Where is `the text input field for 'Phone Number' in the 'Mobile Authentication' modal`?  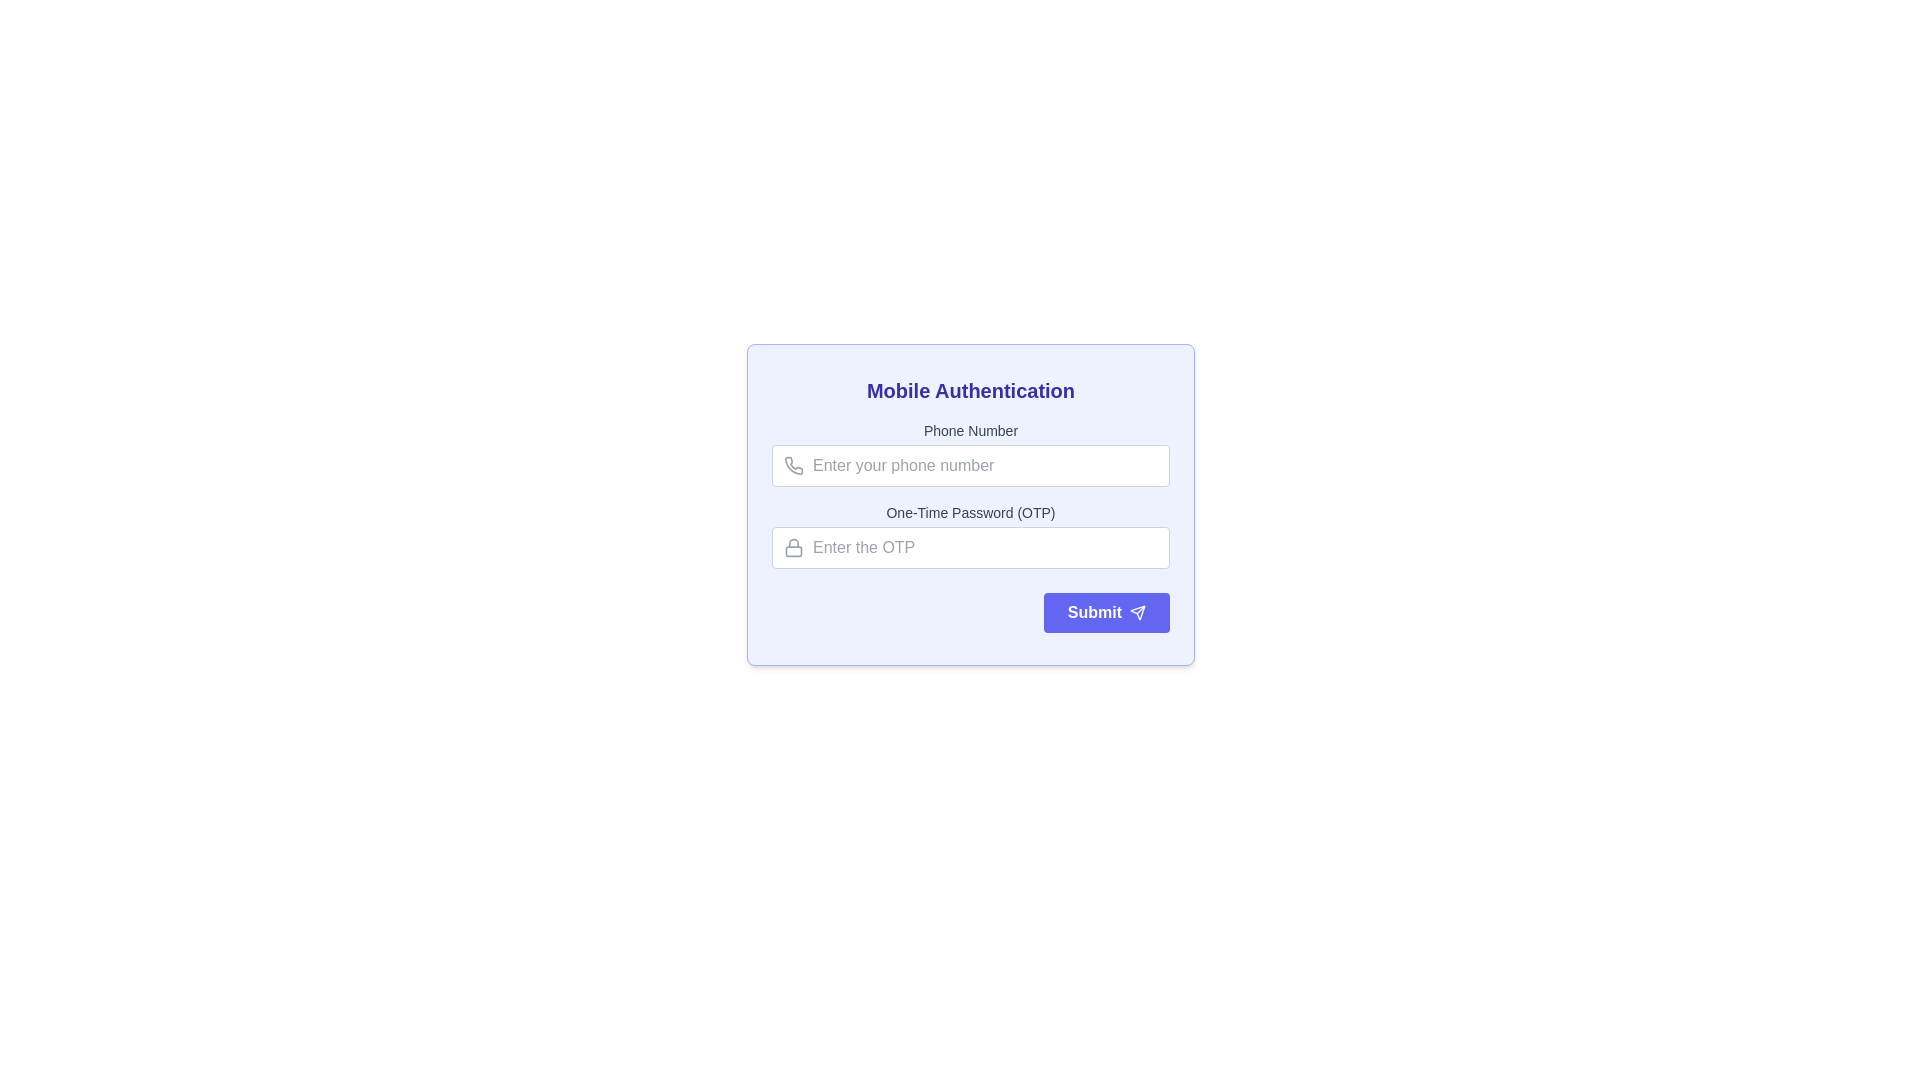 the text input field for 'Phone Number' in the 'Mobile Authentication' modal is located at coordinates (970, 466).